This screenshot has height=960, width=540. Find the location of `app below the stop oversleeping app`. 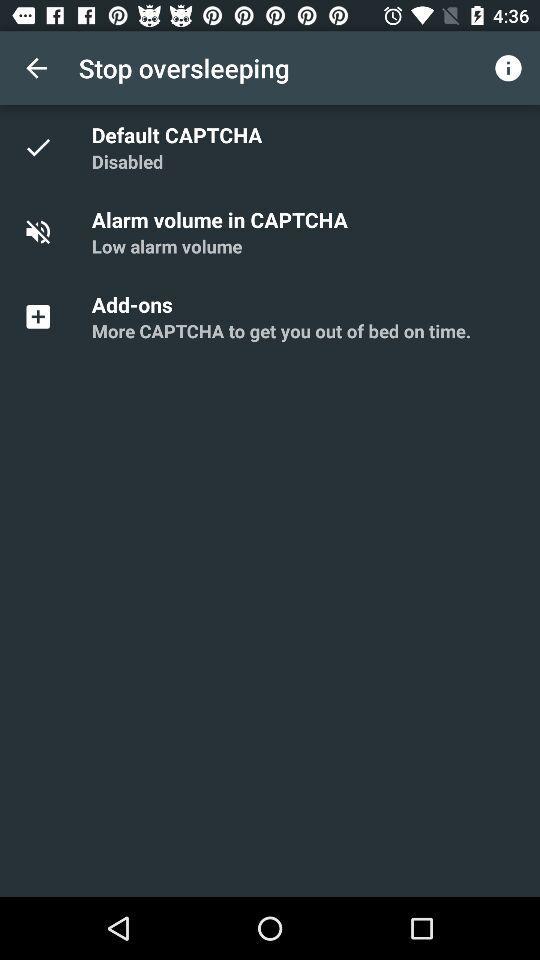

app below the stop oversleeping app is located at coordinates (180, 133).